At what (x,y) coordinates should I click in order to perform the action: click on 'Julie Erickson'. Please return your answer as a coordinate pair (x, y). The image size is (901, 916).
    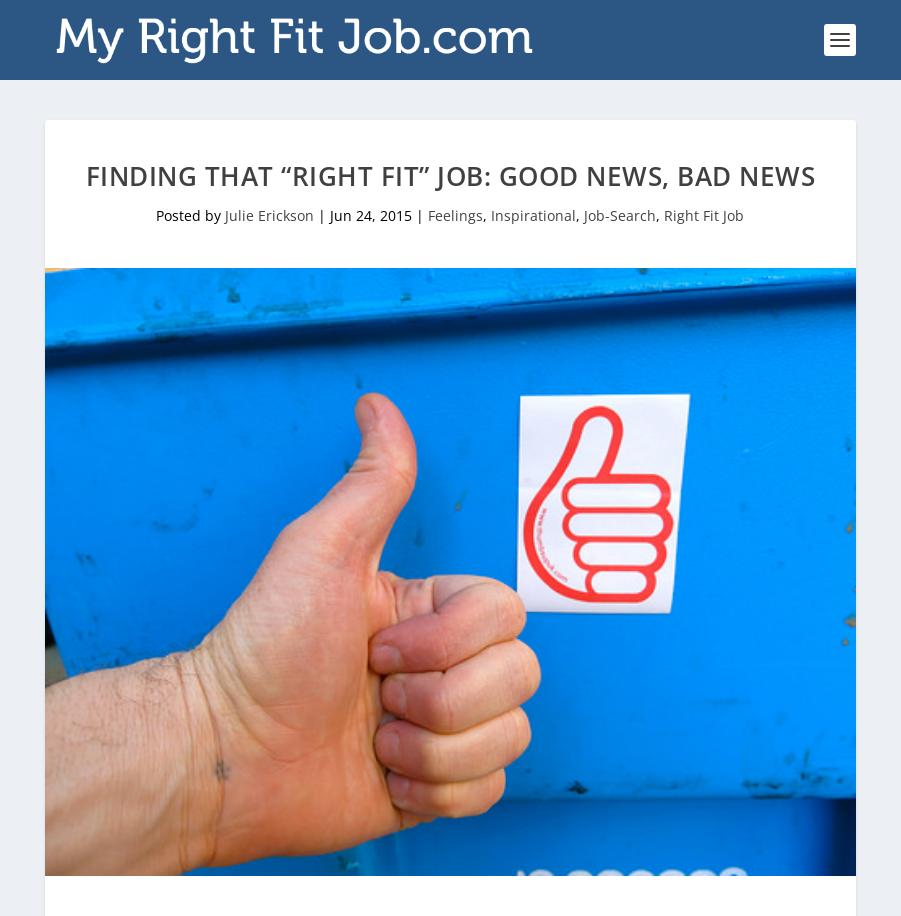
    Looking at the image, I should click on (268, 213).